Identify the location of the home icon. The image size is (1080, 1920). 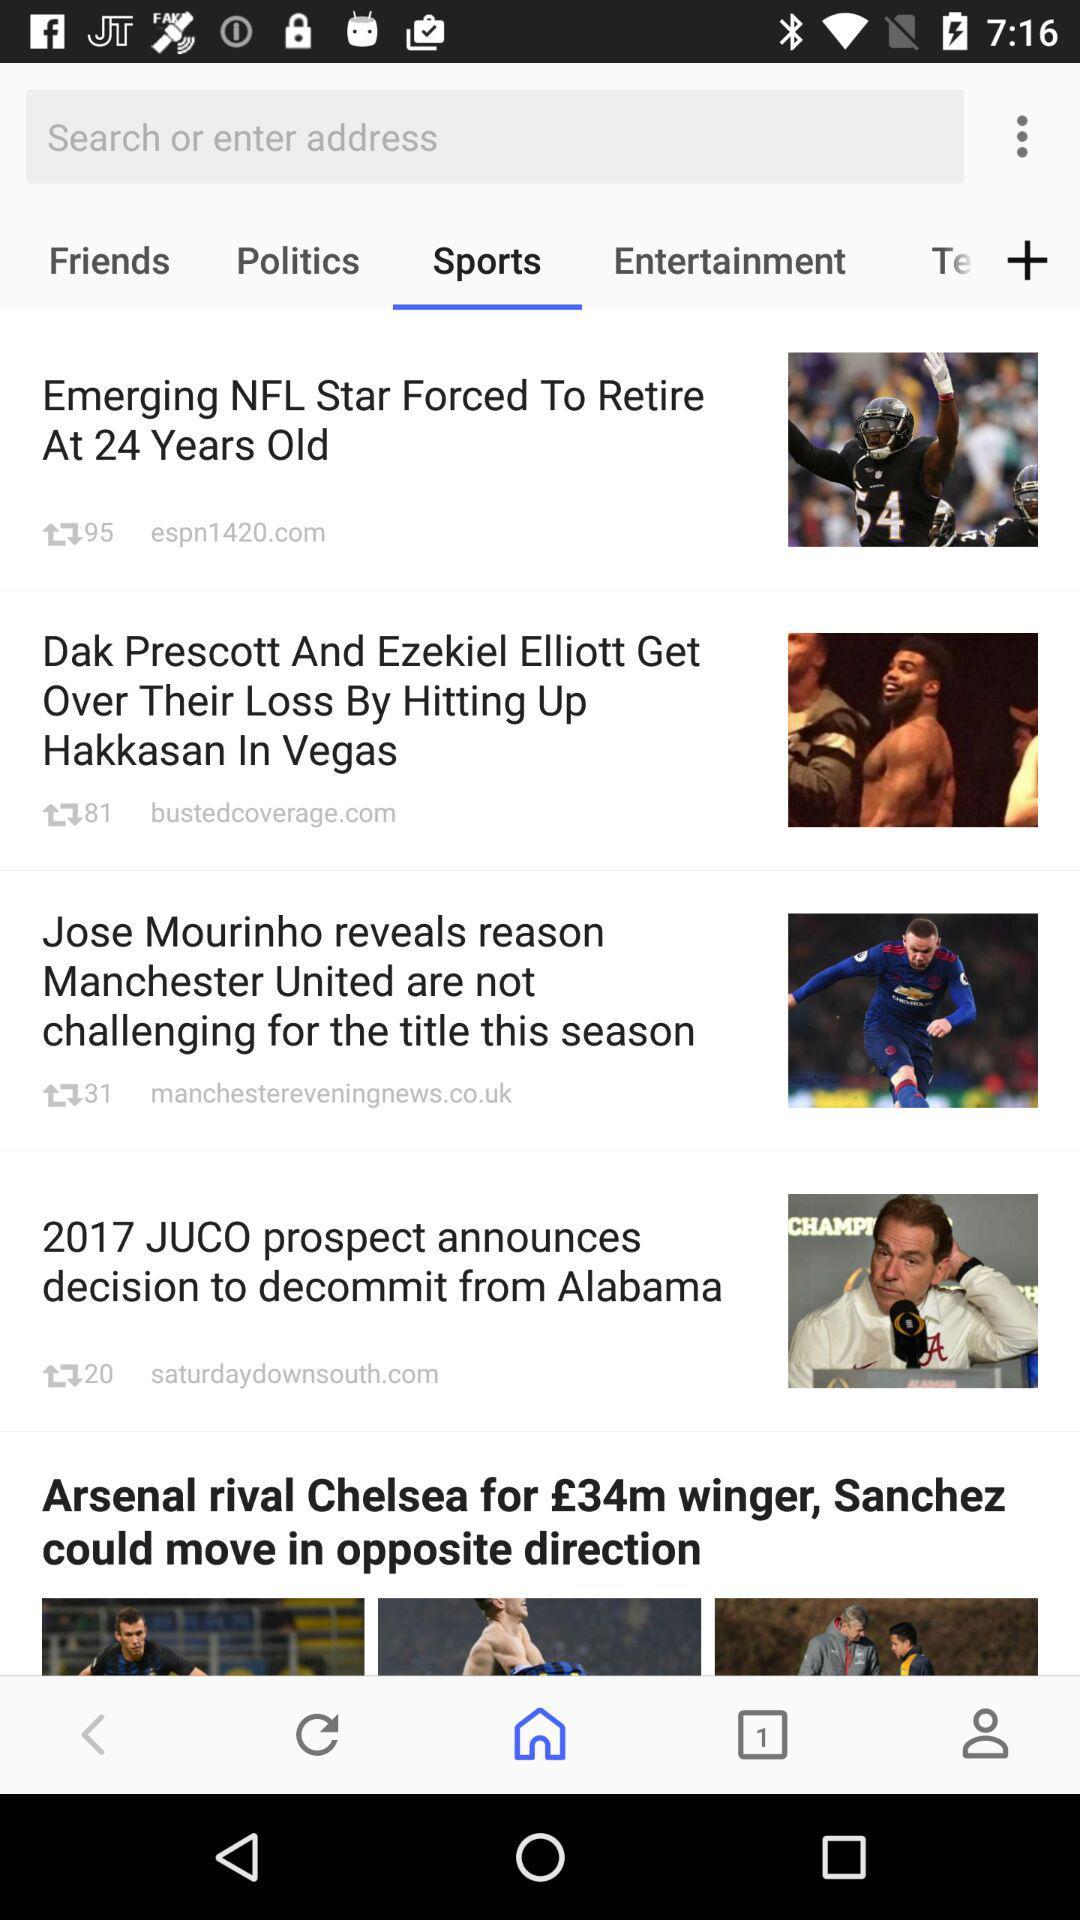
(540, 1733).